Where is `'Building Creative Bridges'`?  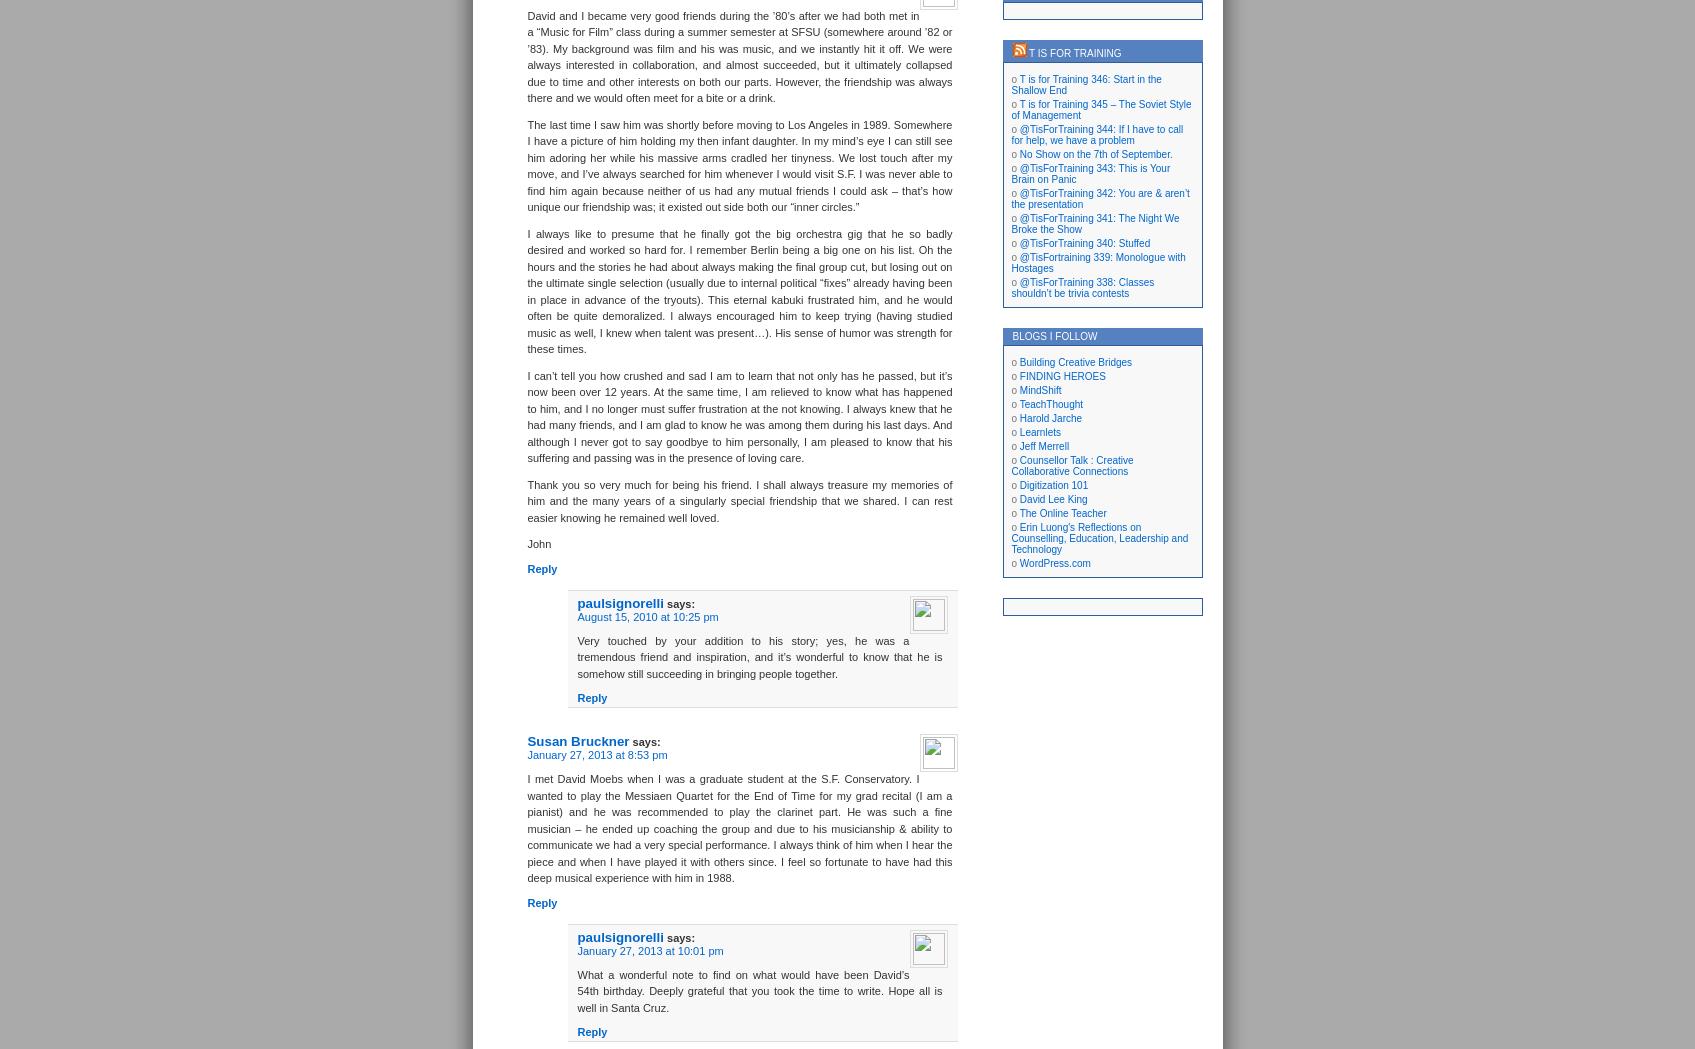
'Building Creative Bridges' is located at coordinates (1075, 361).